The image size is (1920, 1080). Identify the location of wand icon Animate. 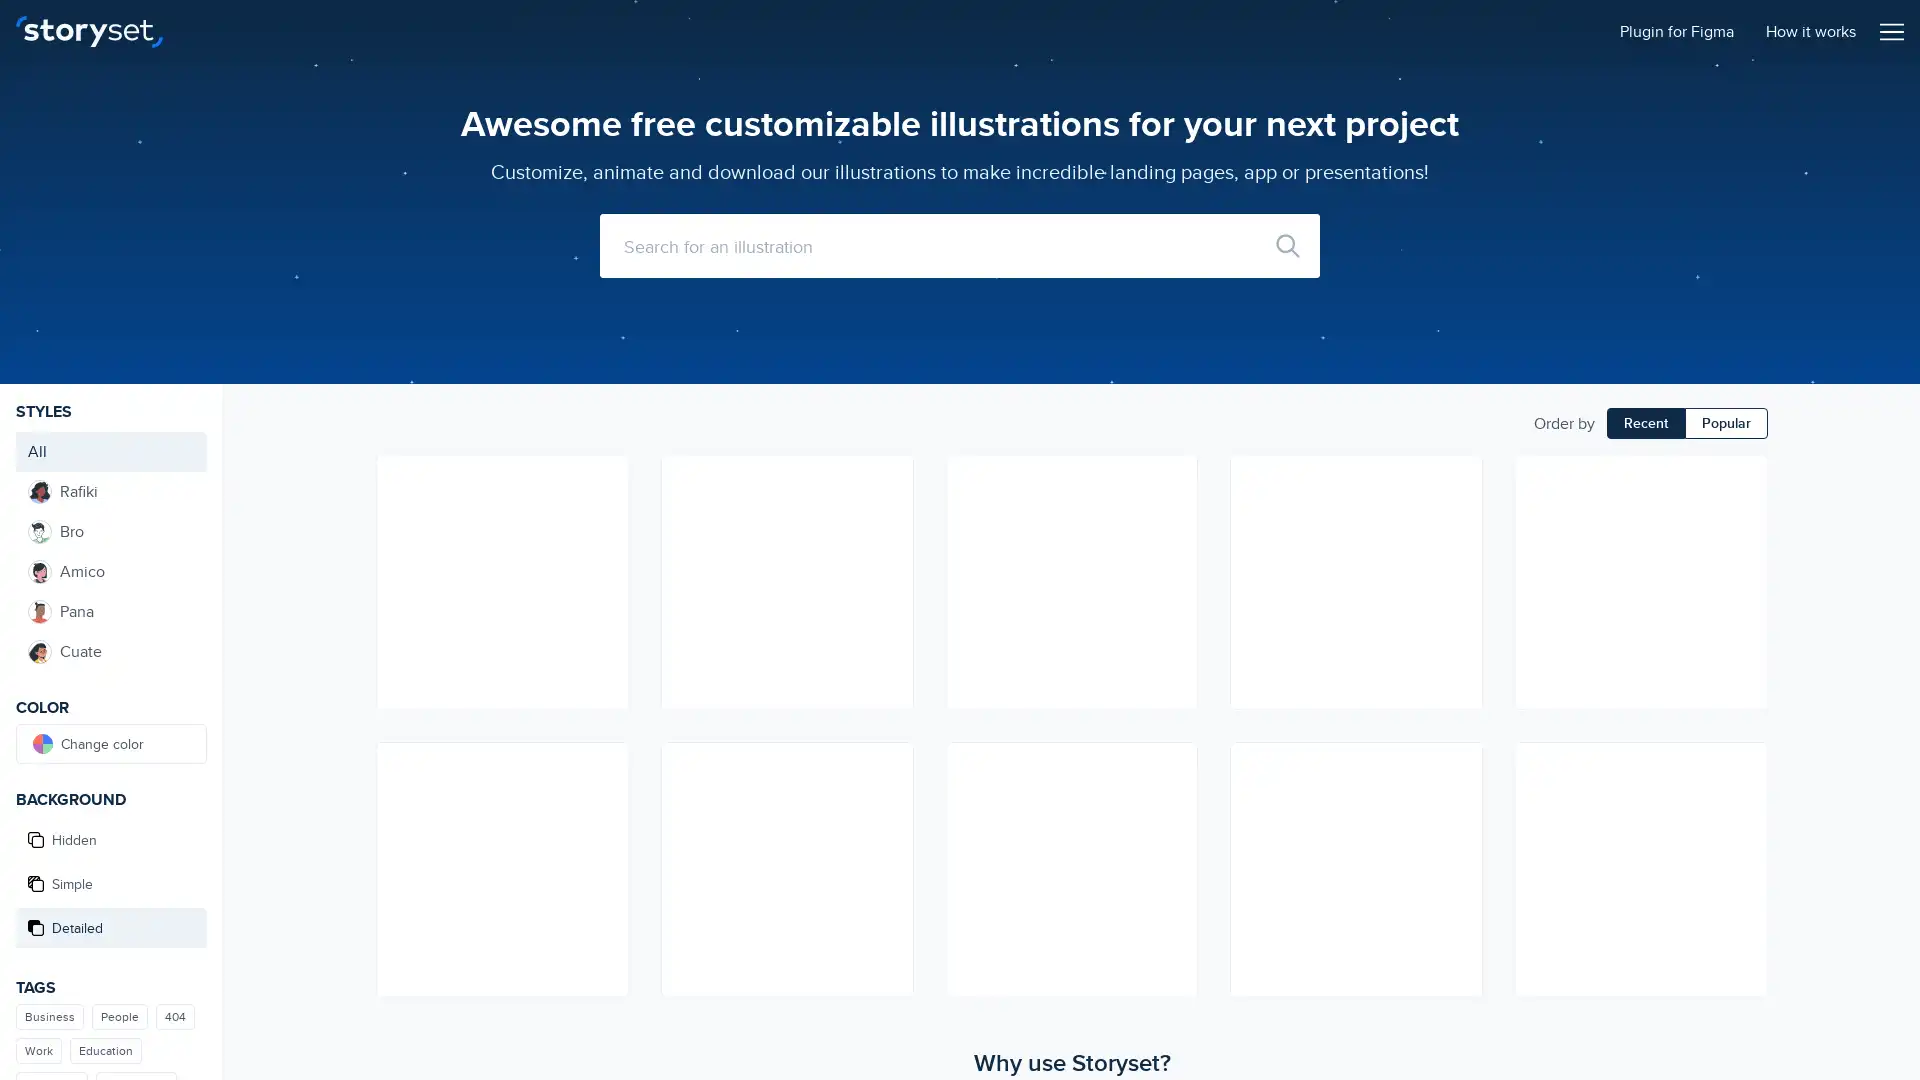
(1741, 765).